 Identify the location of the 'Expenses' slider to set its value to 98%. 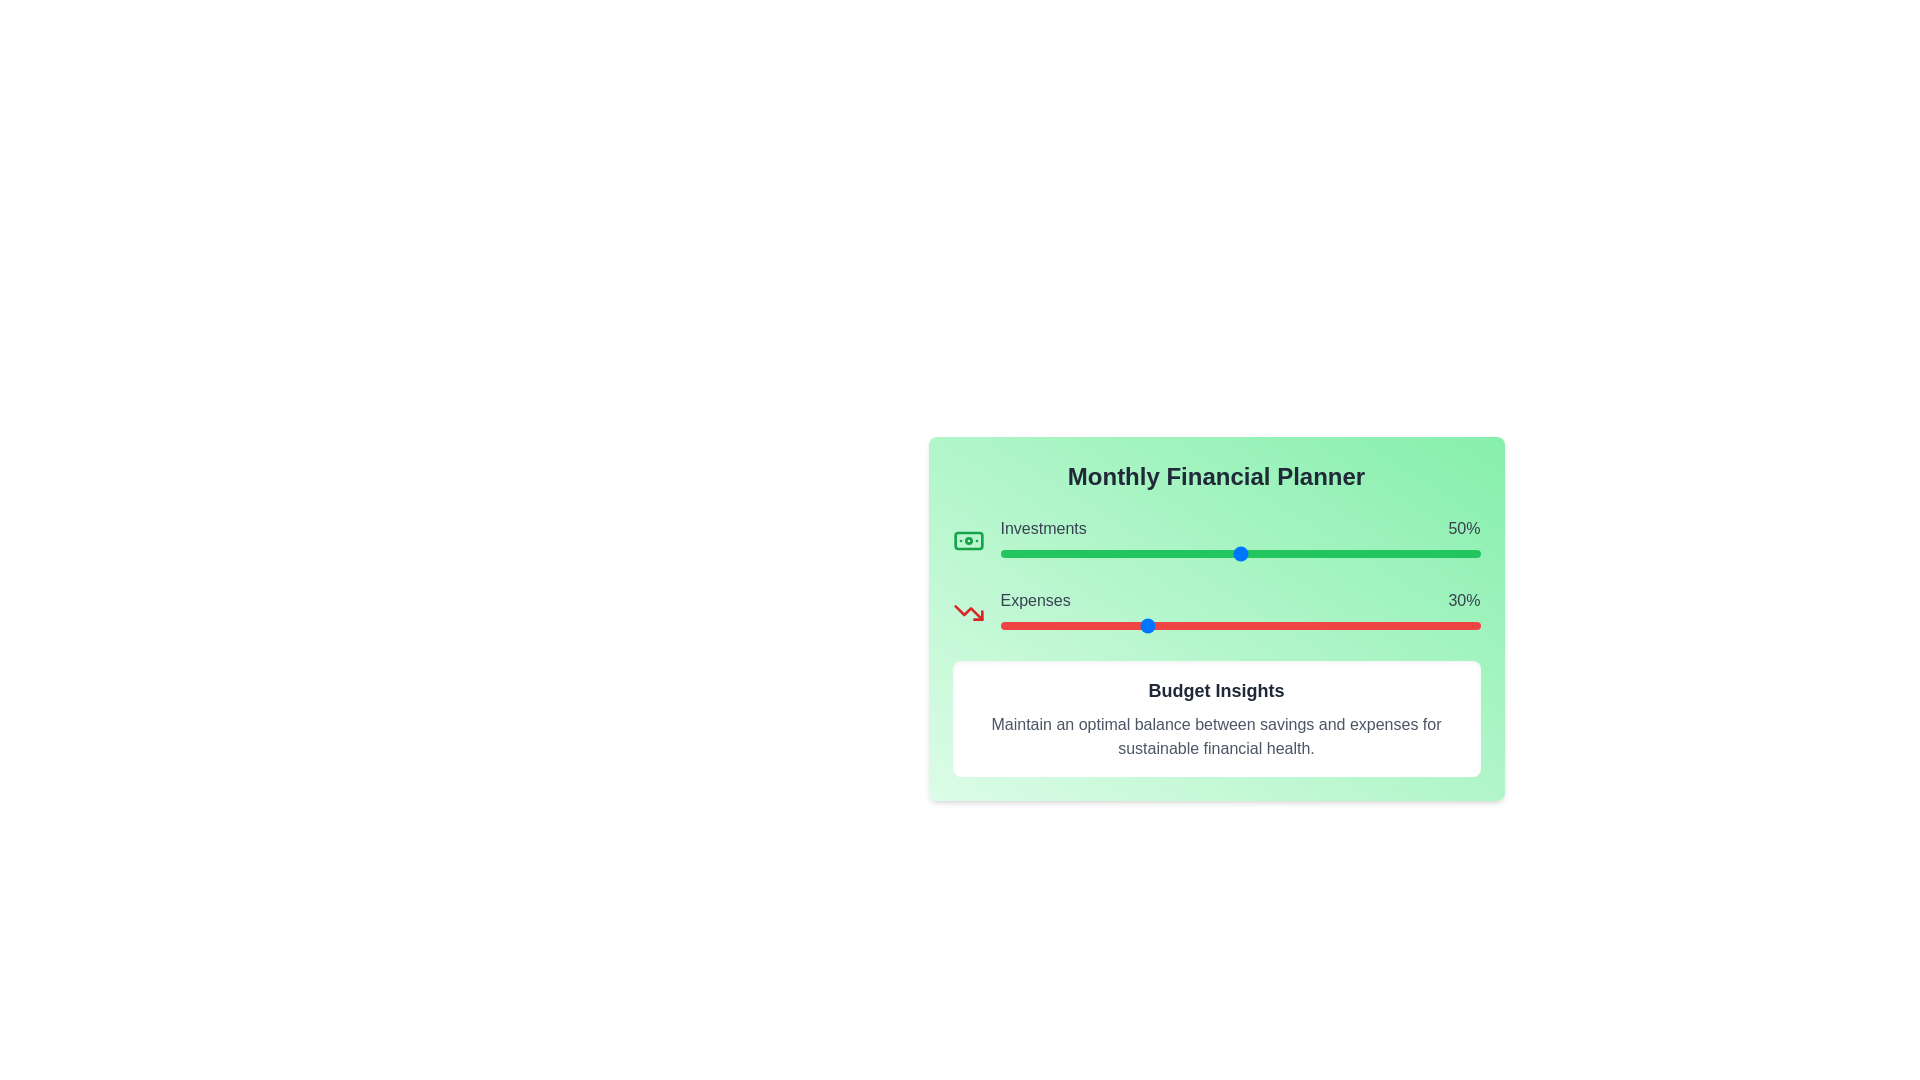
(1470, 624).